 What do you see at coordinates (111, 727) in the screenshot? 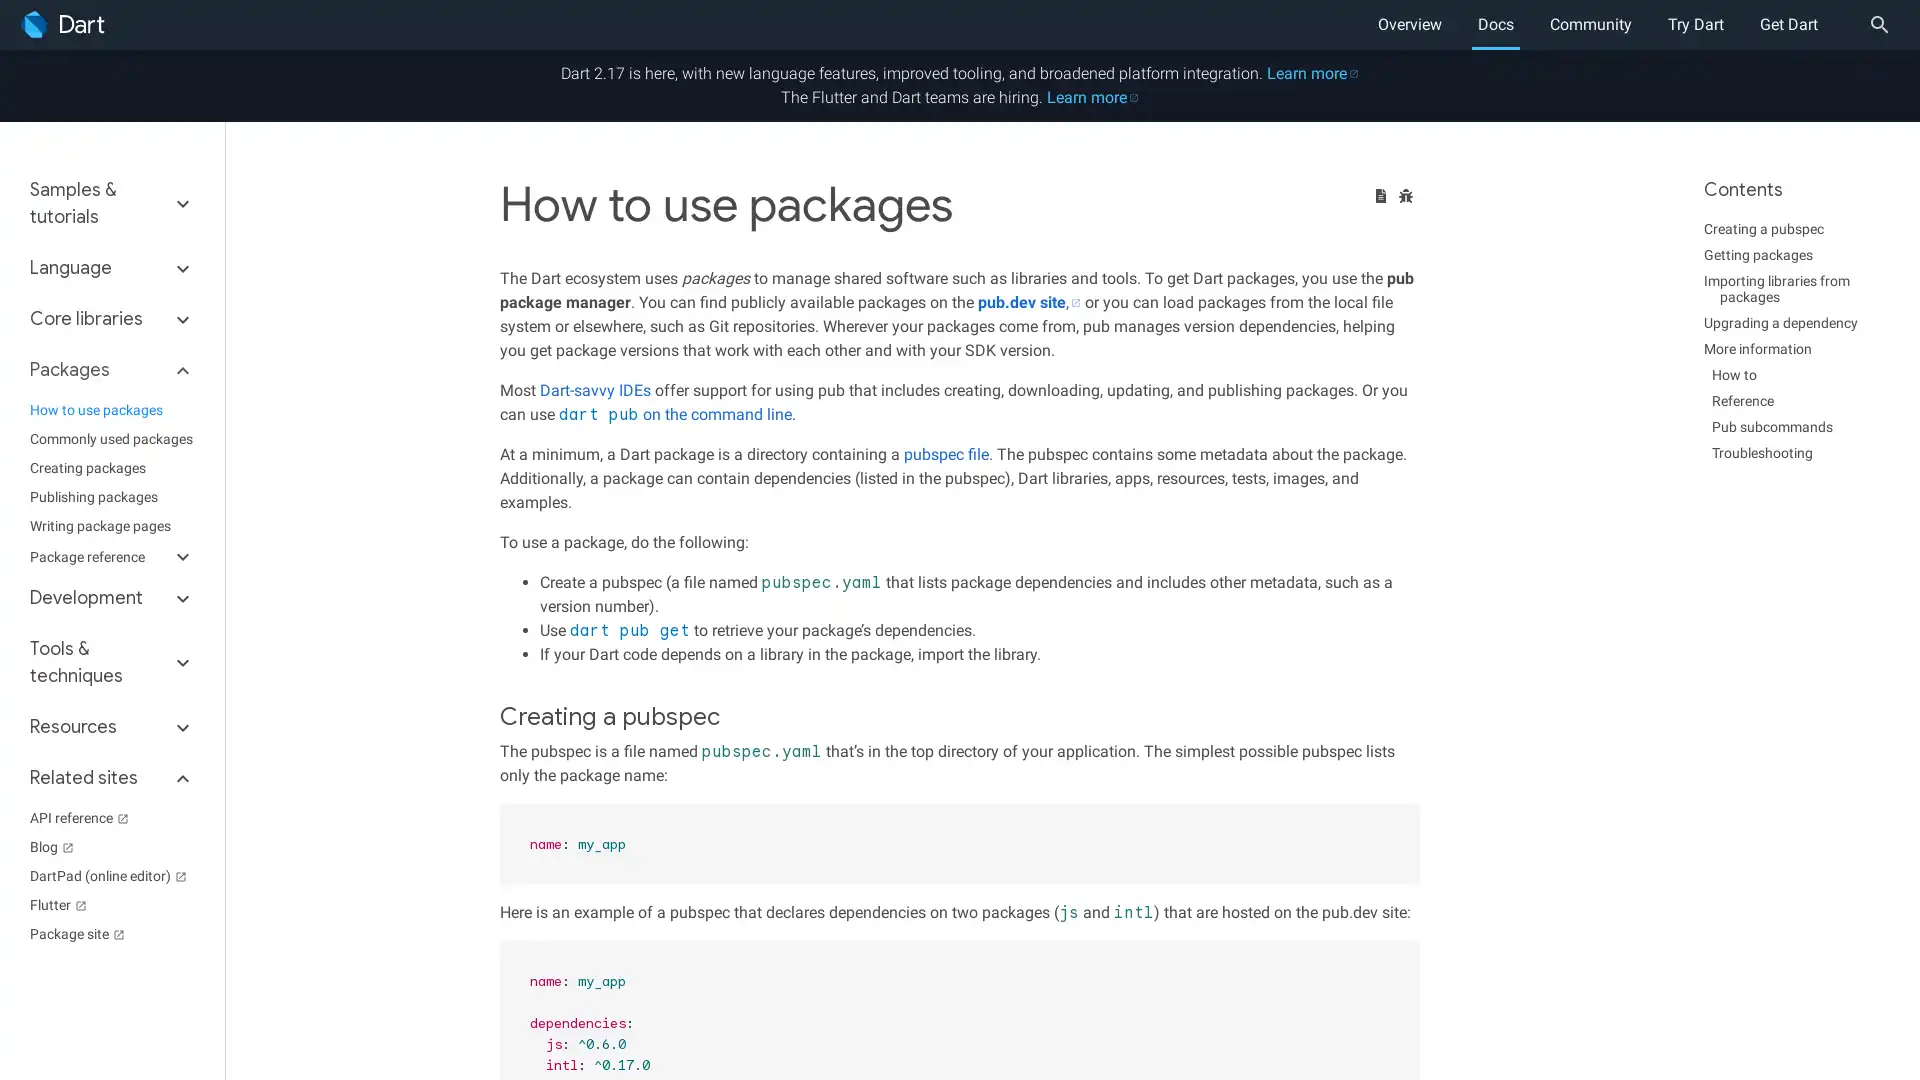
I see `Resources keyboard_arrow_down` at bounding box center [111, 727].